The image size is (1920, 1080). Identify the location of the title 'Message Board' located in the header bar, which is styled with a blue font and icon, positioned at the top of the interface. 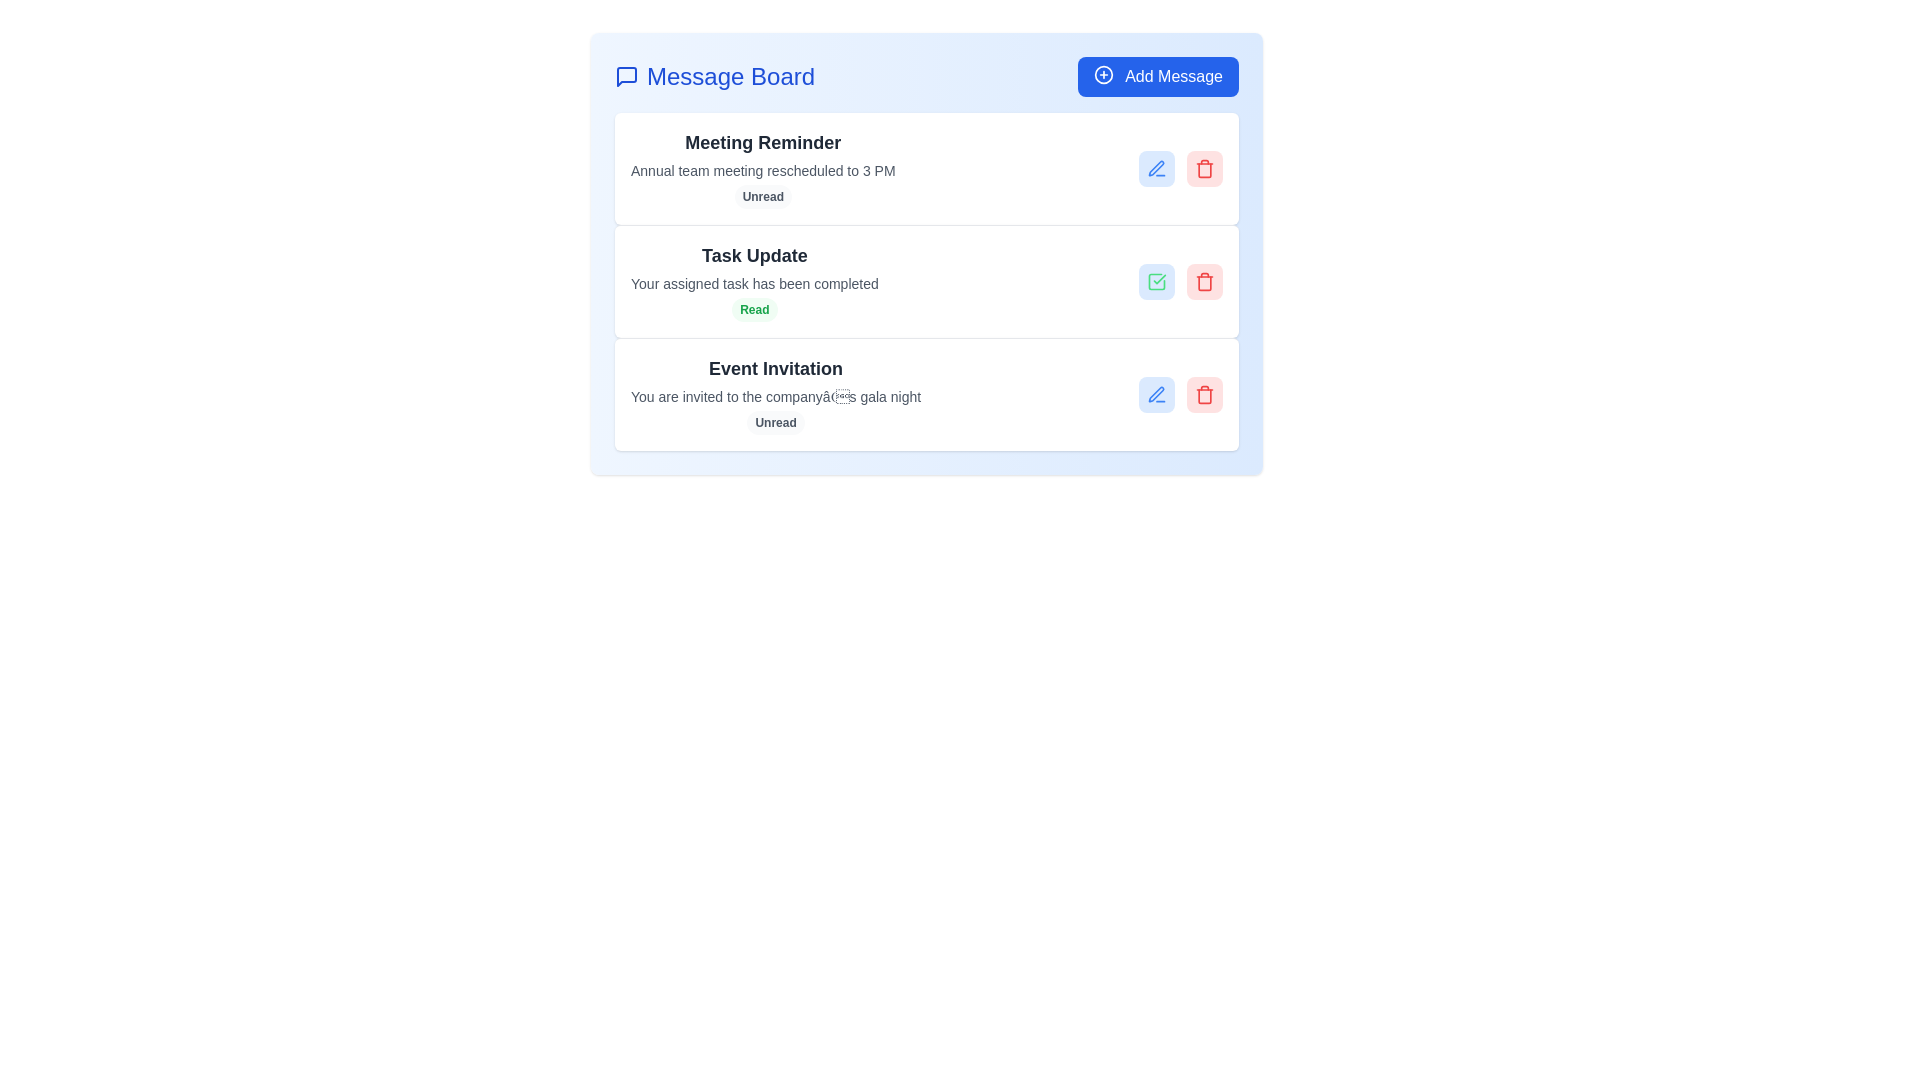
(925, 76).